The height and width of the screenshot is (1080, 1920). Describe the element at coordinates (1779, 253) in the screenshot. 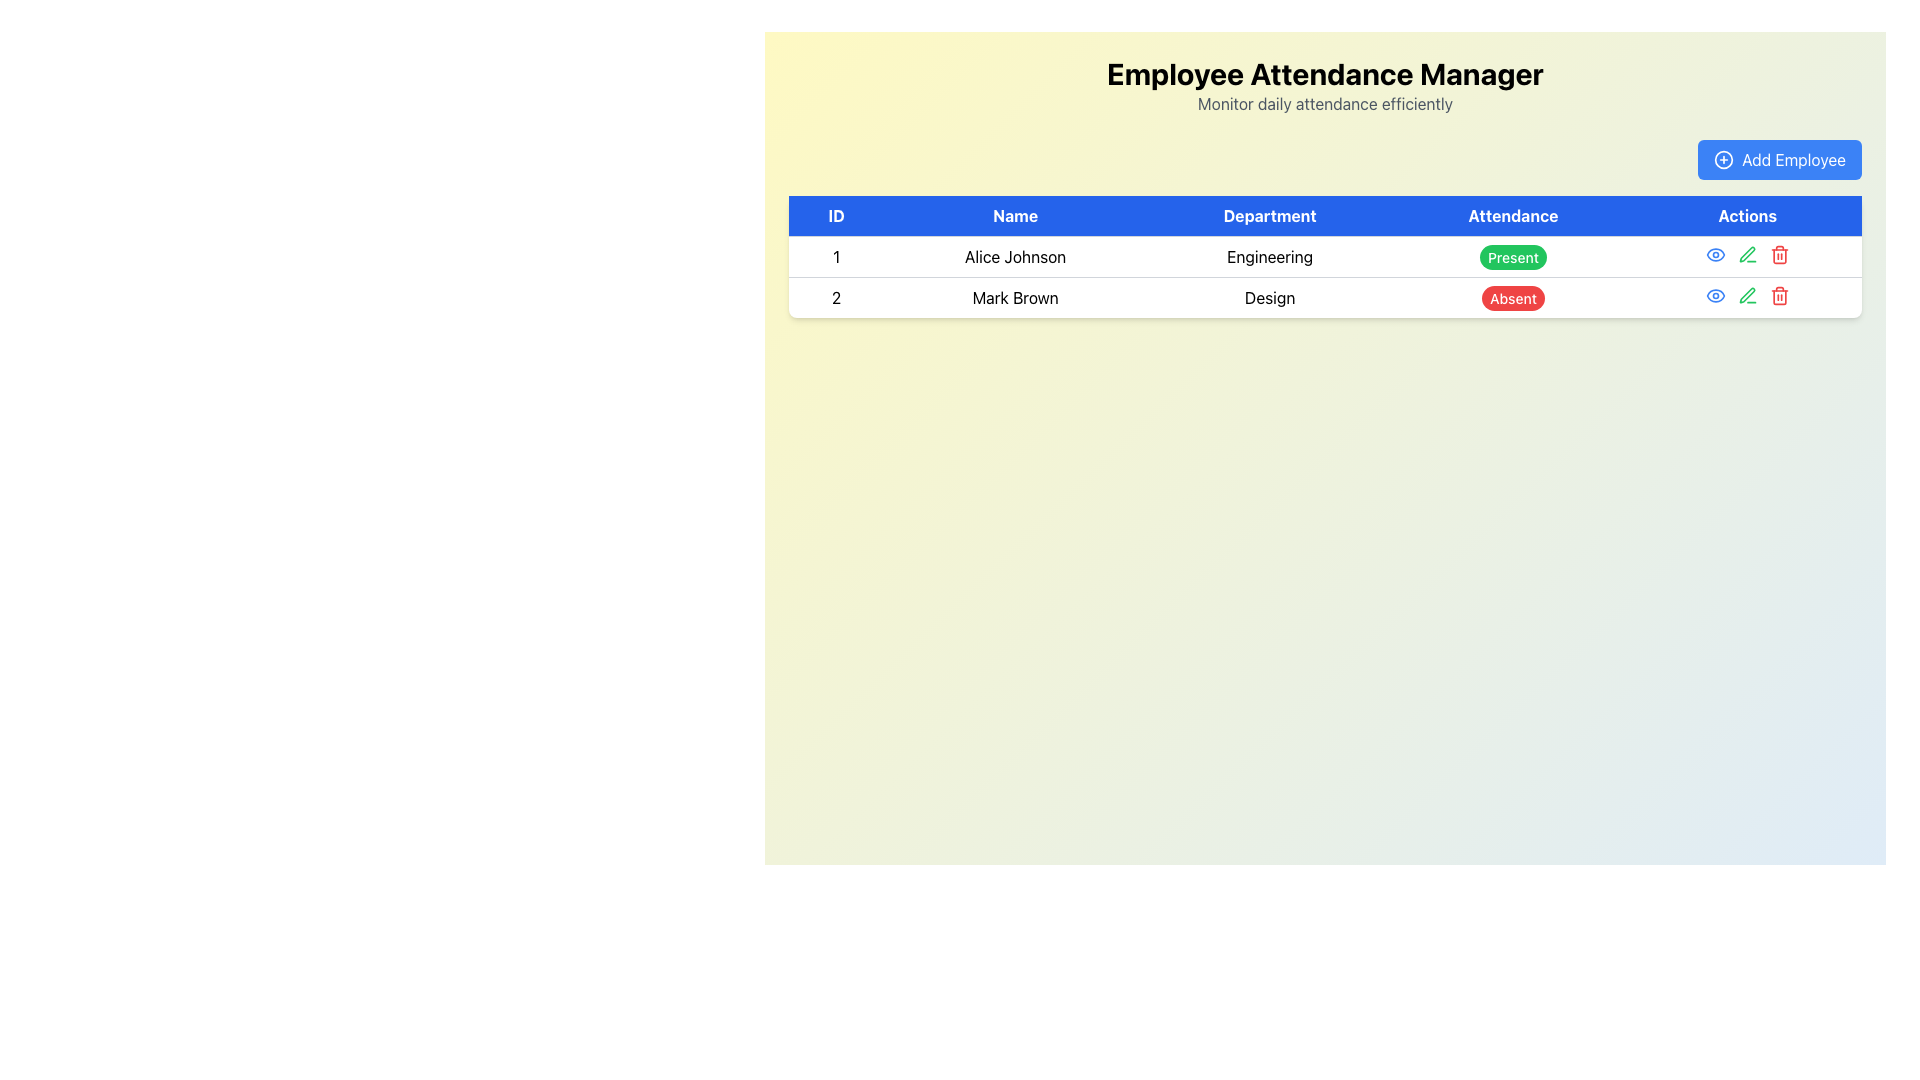

I see `the delete icon in the Actions column of the table row for Mark Brown` at that location.